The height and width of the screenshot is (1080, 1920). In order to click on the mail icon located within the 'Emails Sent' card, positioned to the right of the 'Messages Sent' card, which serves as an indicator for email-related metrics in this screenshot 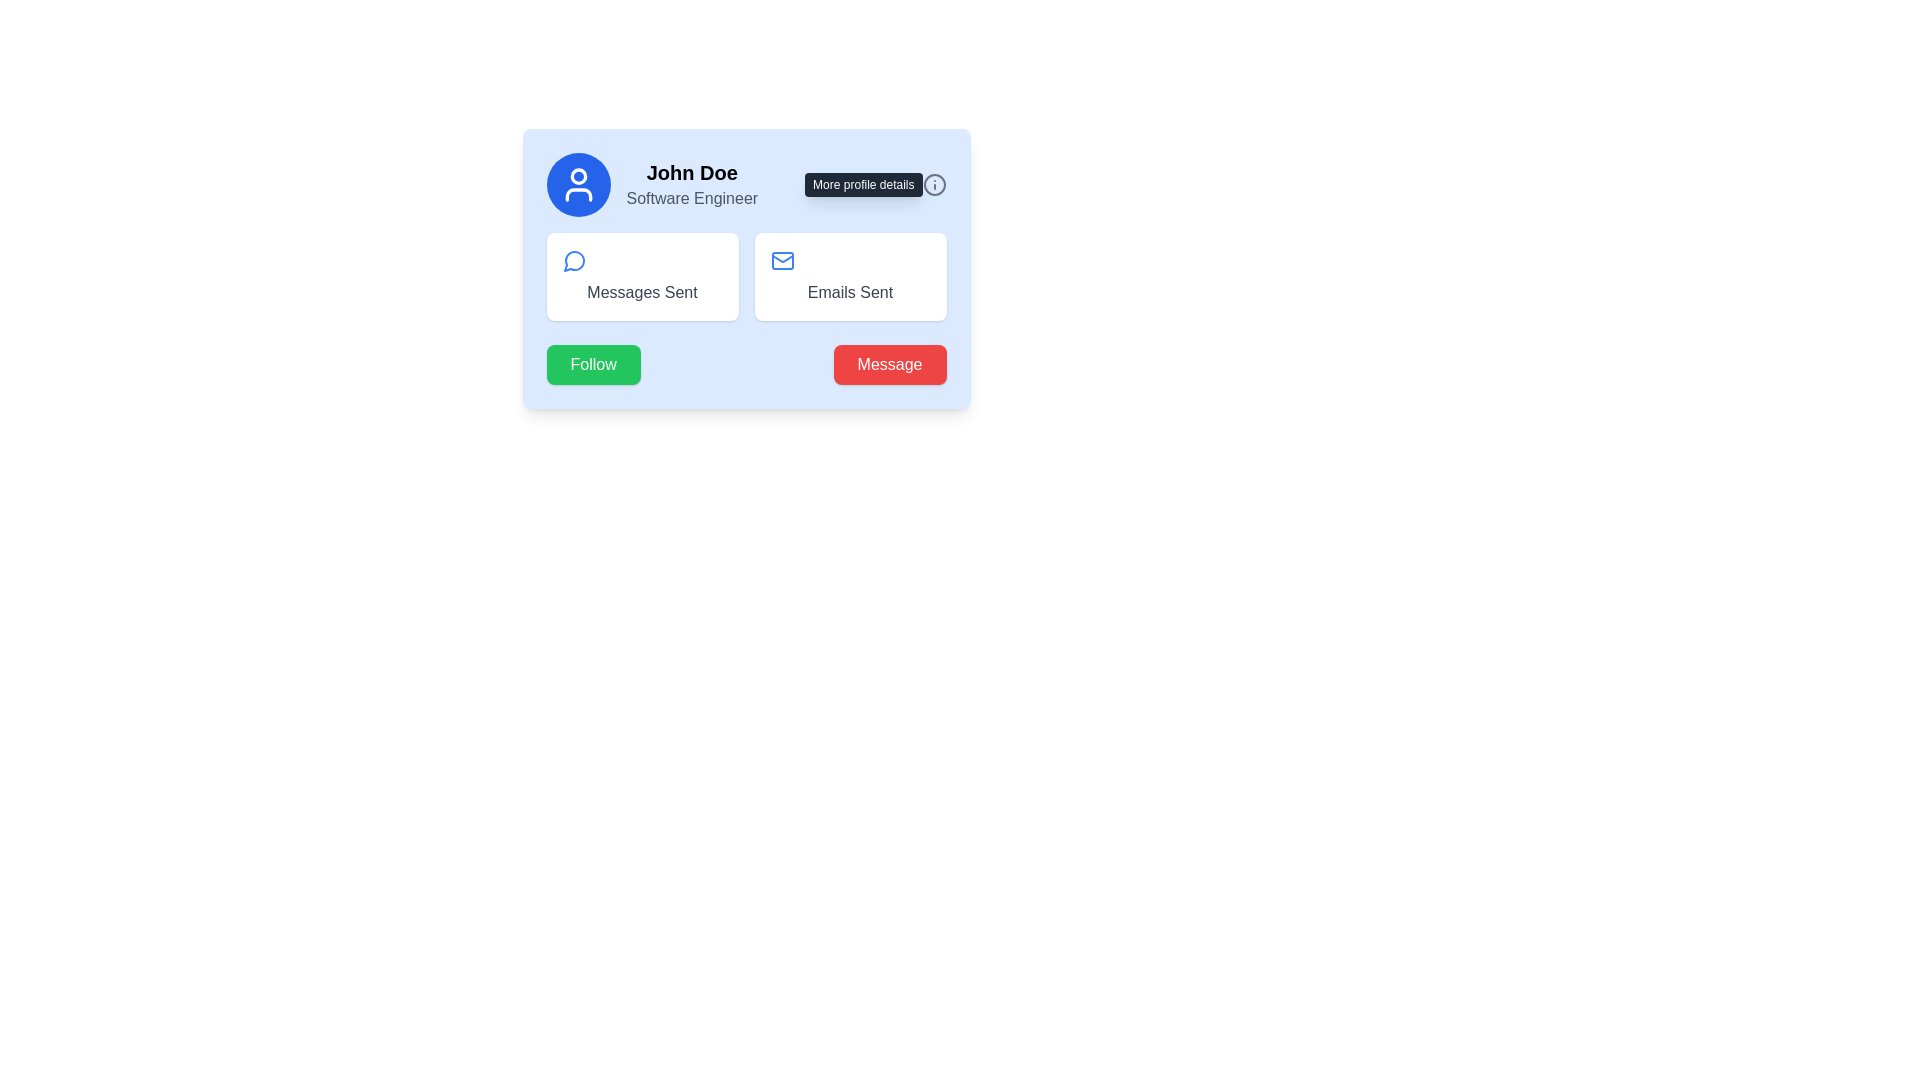, I will do `click(781, 260)`.